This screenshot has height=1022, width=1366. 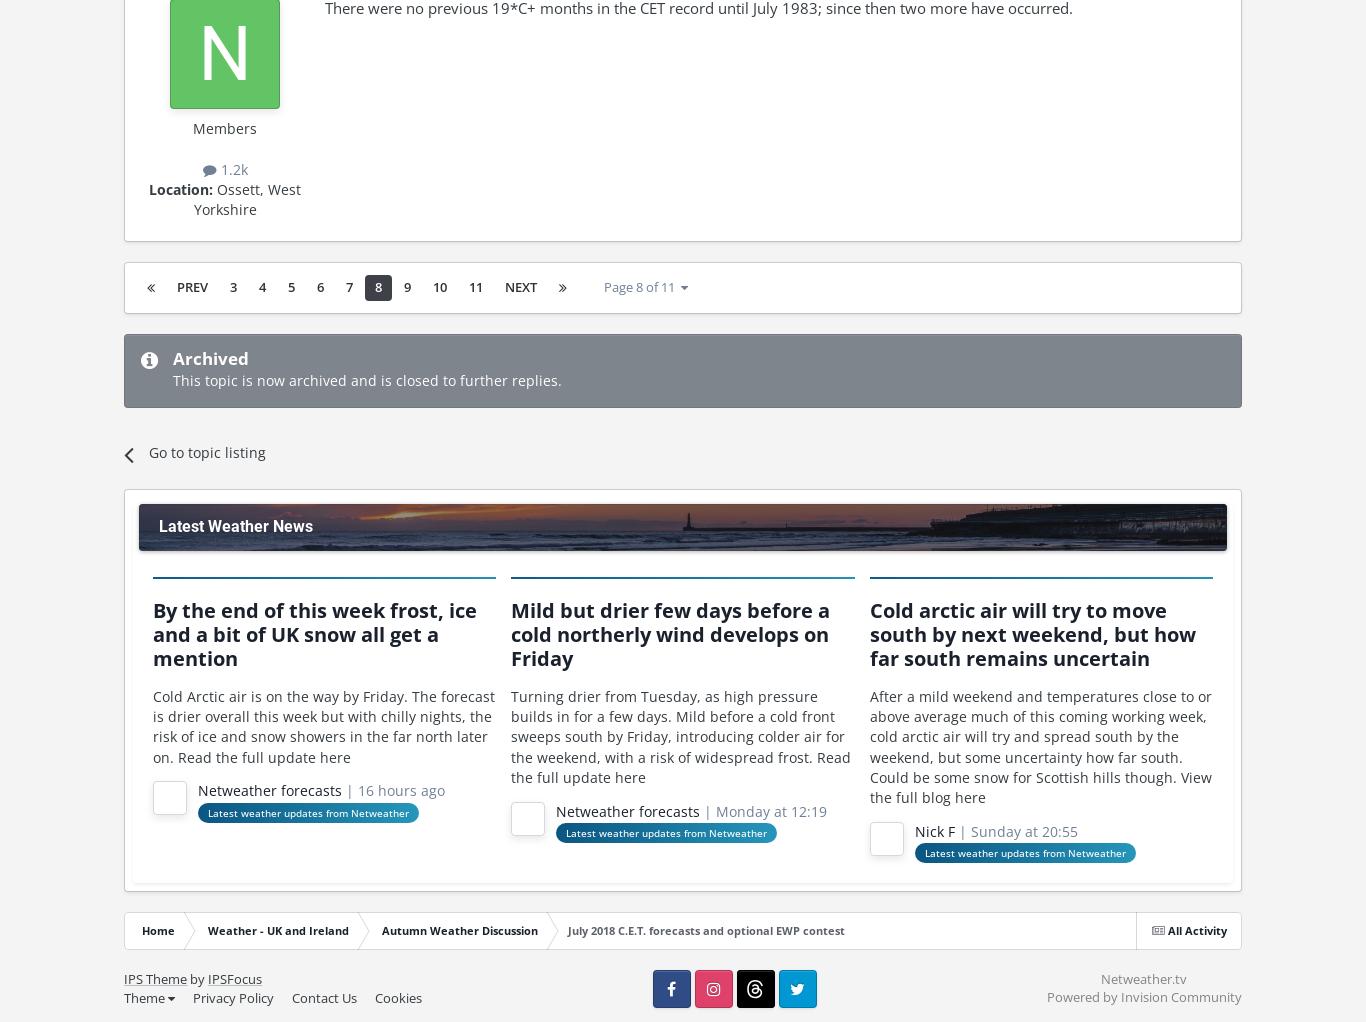 What do you see at coordinates (520, 286) in the screenshot?
I see `'Next'` at bounding box center [520, 286].